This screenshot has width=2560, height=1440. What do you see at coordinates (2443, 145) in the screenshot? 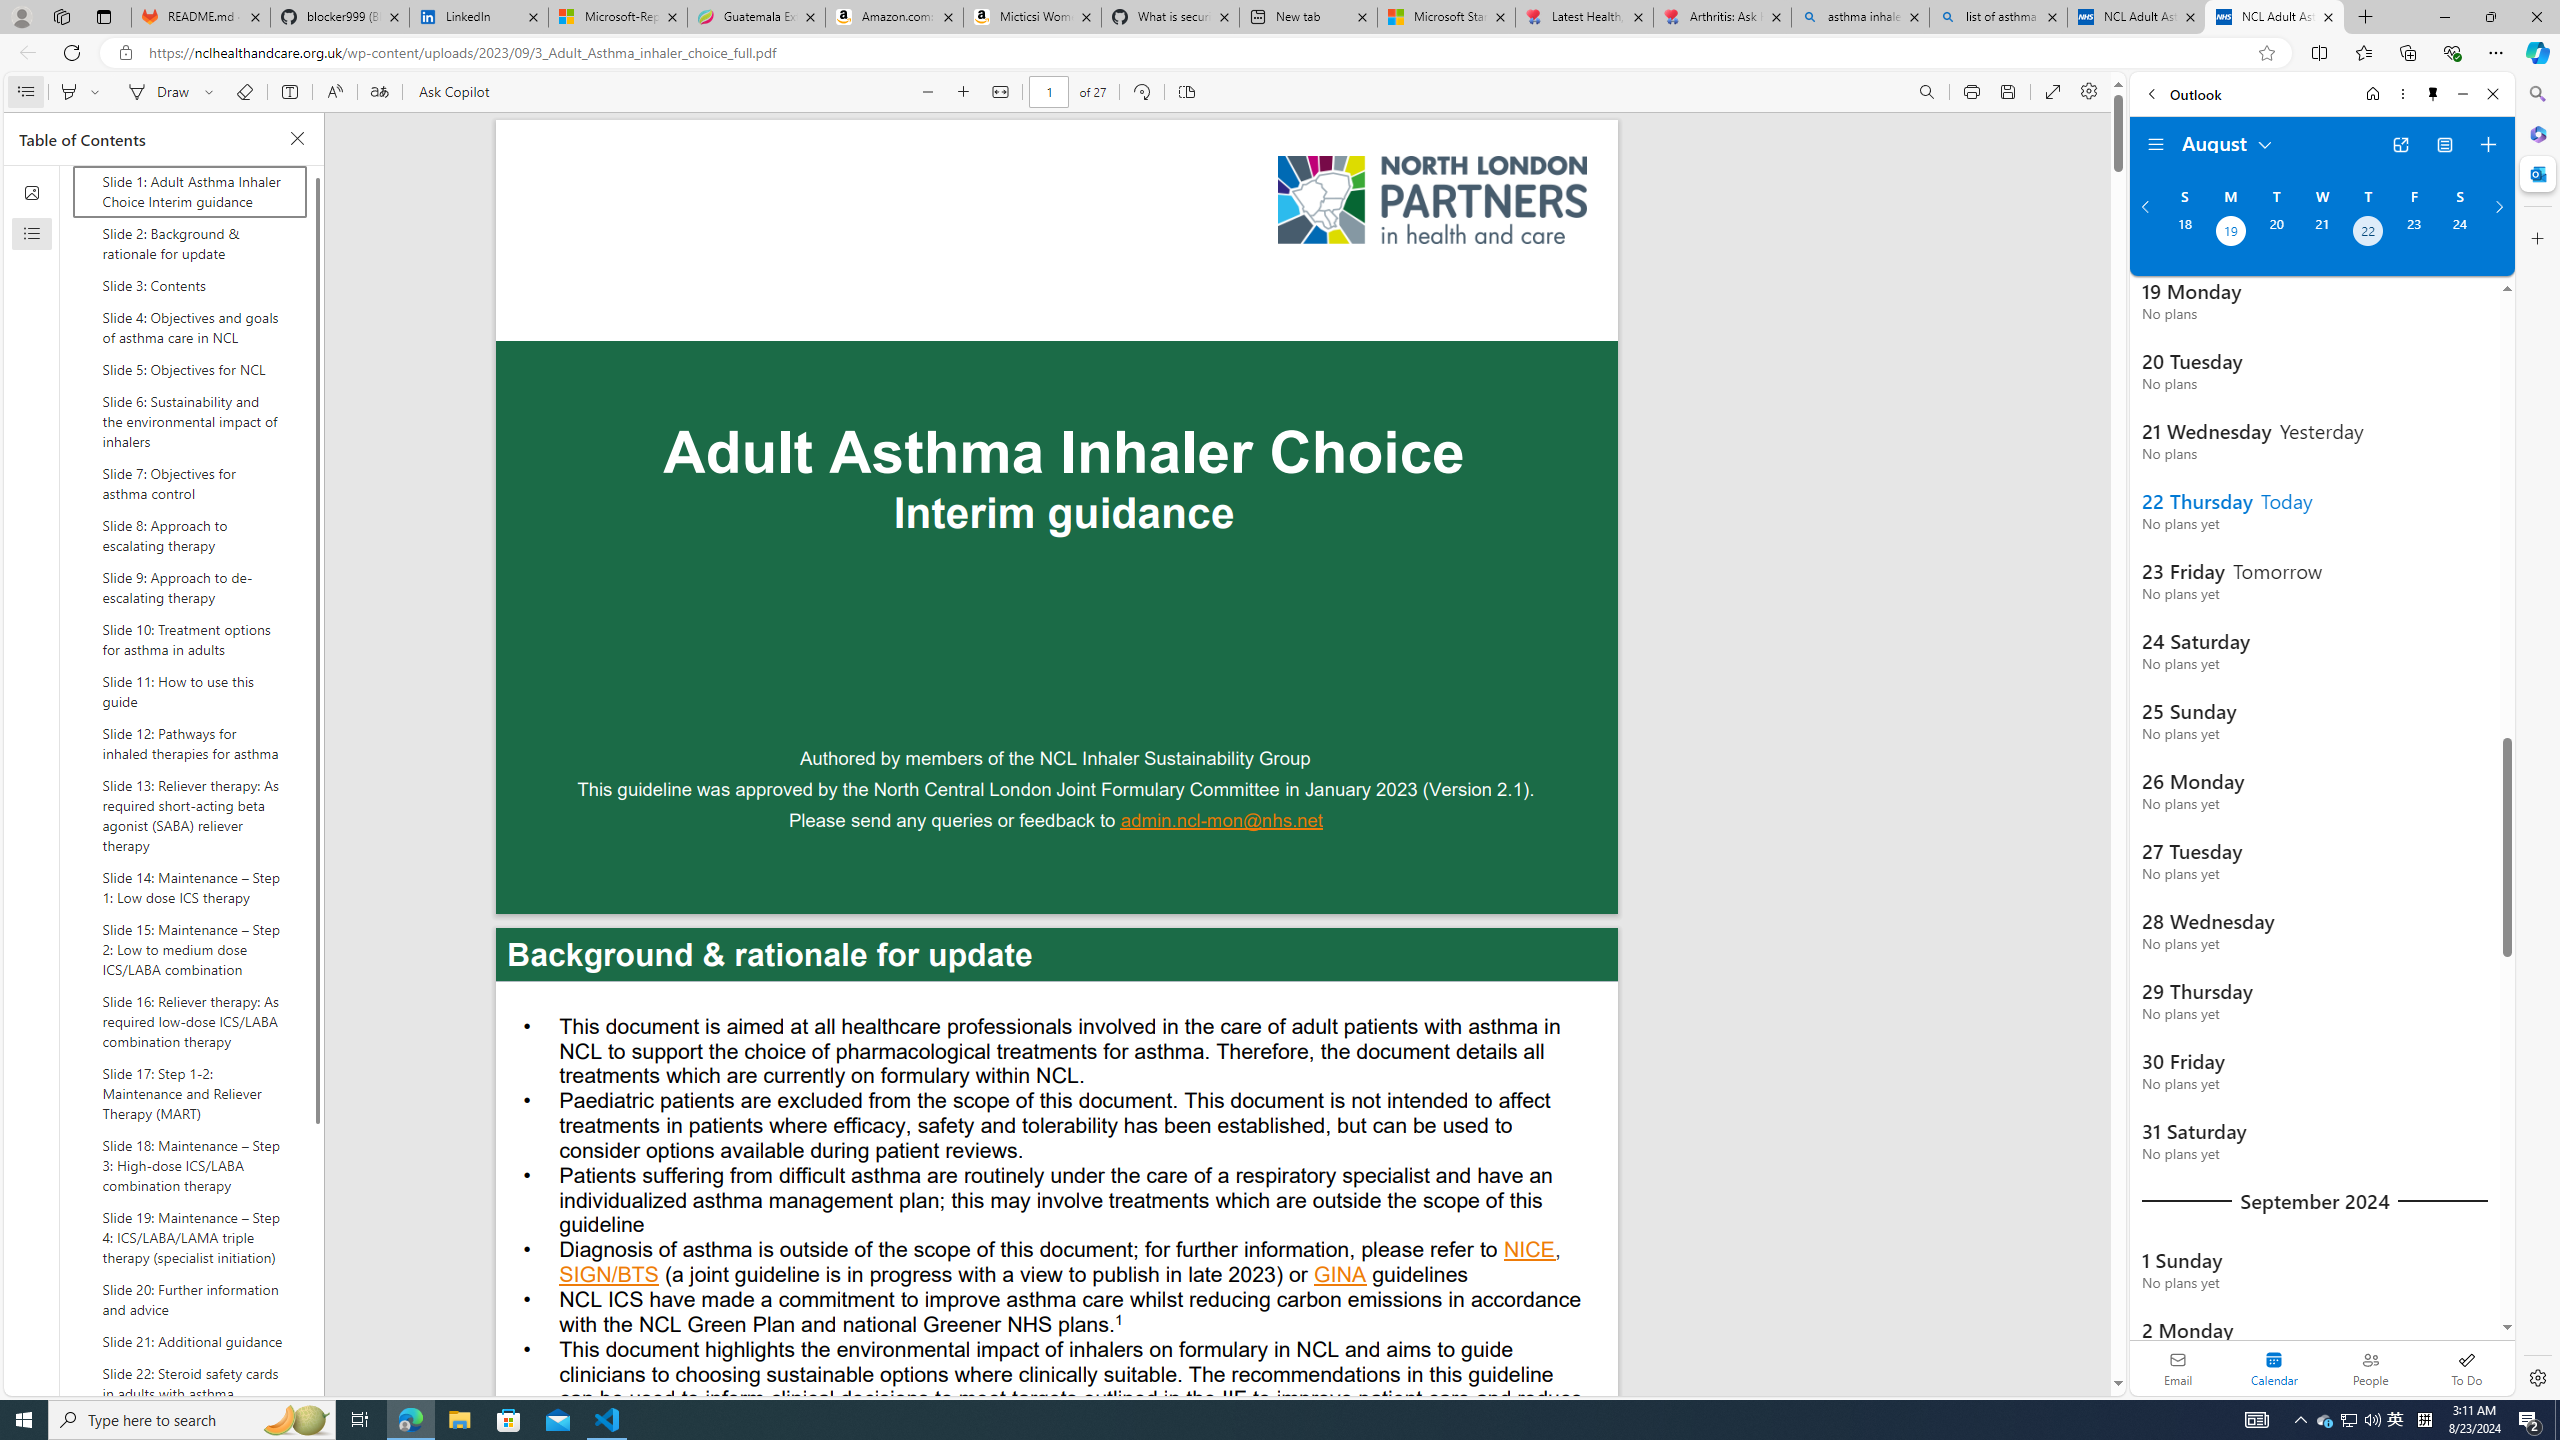
I see `'View Switcher. Current view is Agenda view'` at bounding box center [2443, 145].